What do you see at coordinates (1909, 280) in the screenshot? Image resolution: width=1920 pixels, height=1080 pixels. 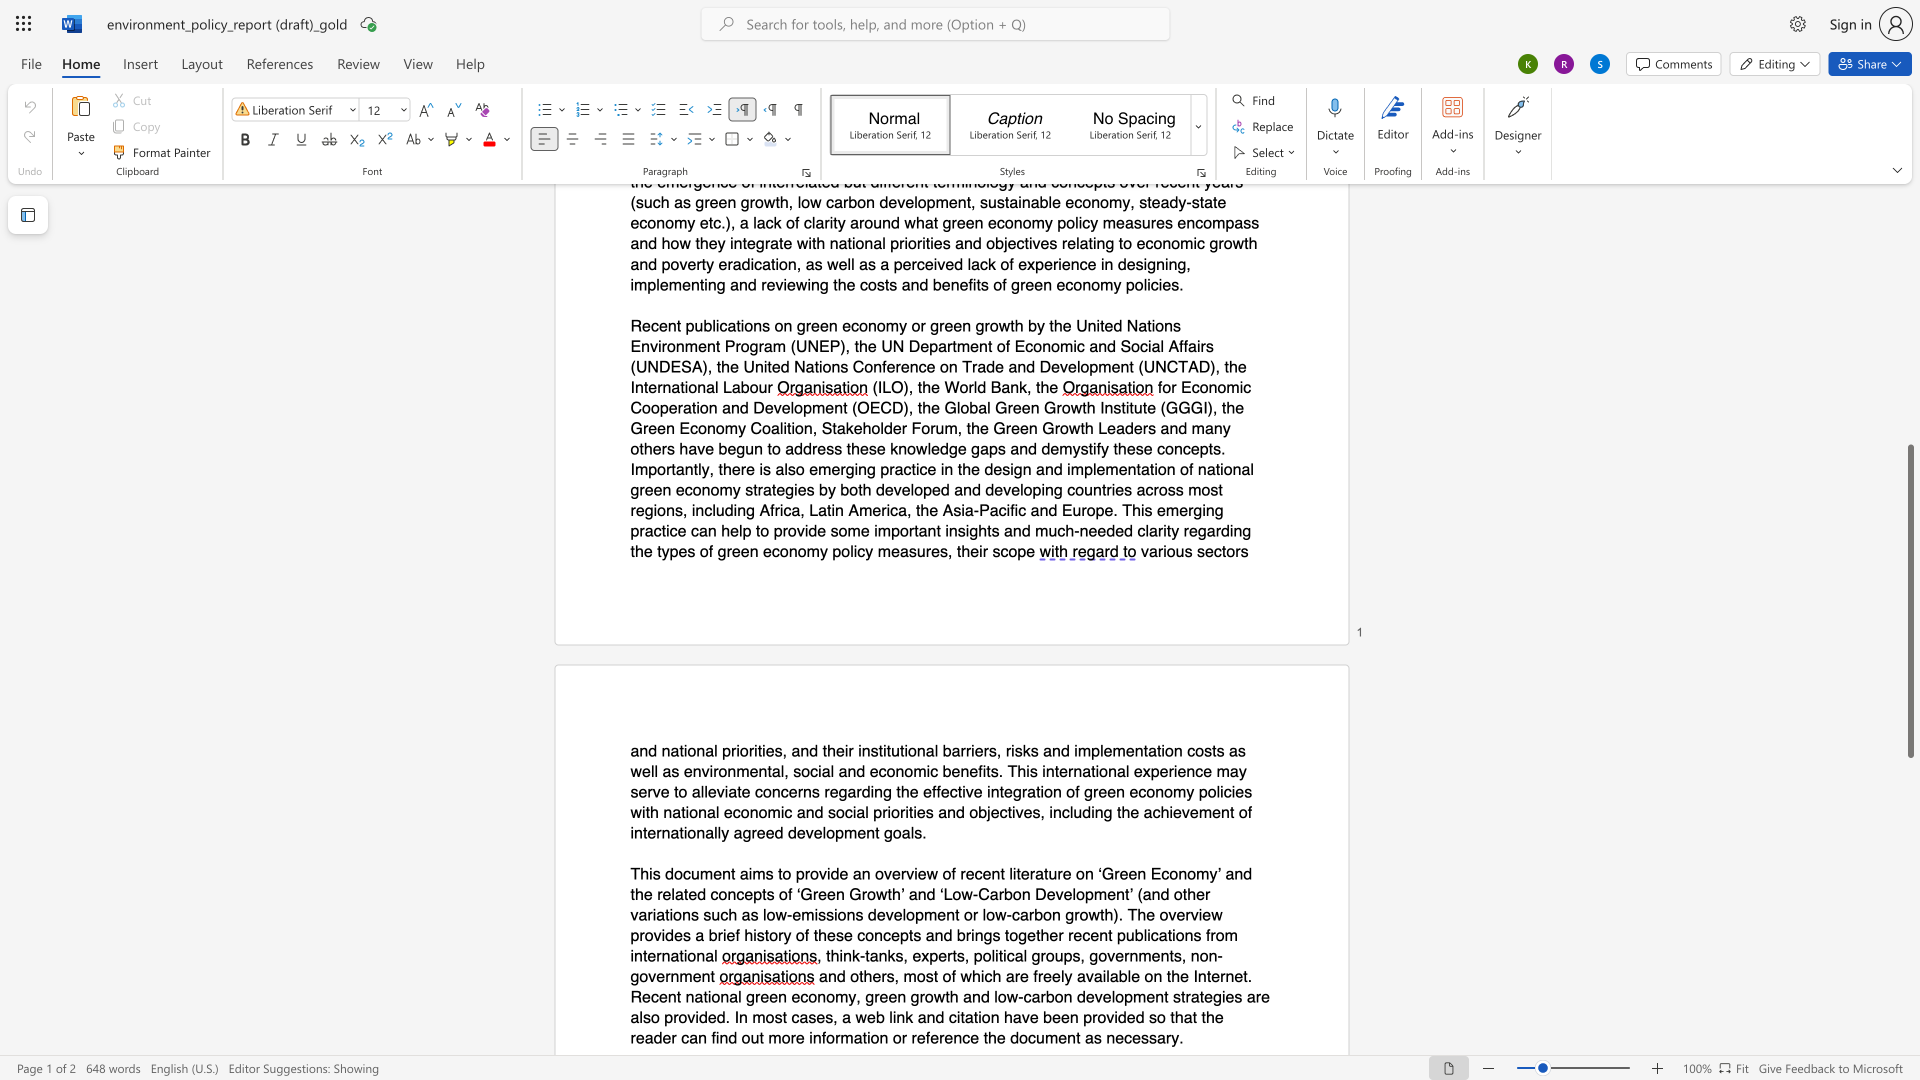 I see `the scrollbar to move the view up` at bounding box center [1909, 280].